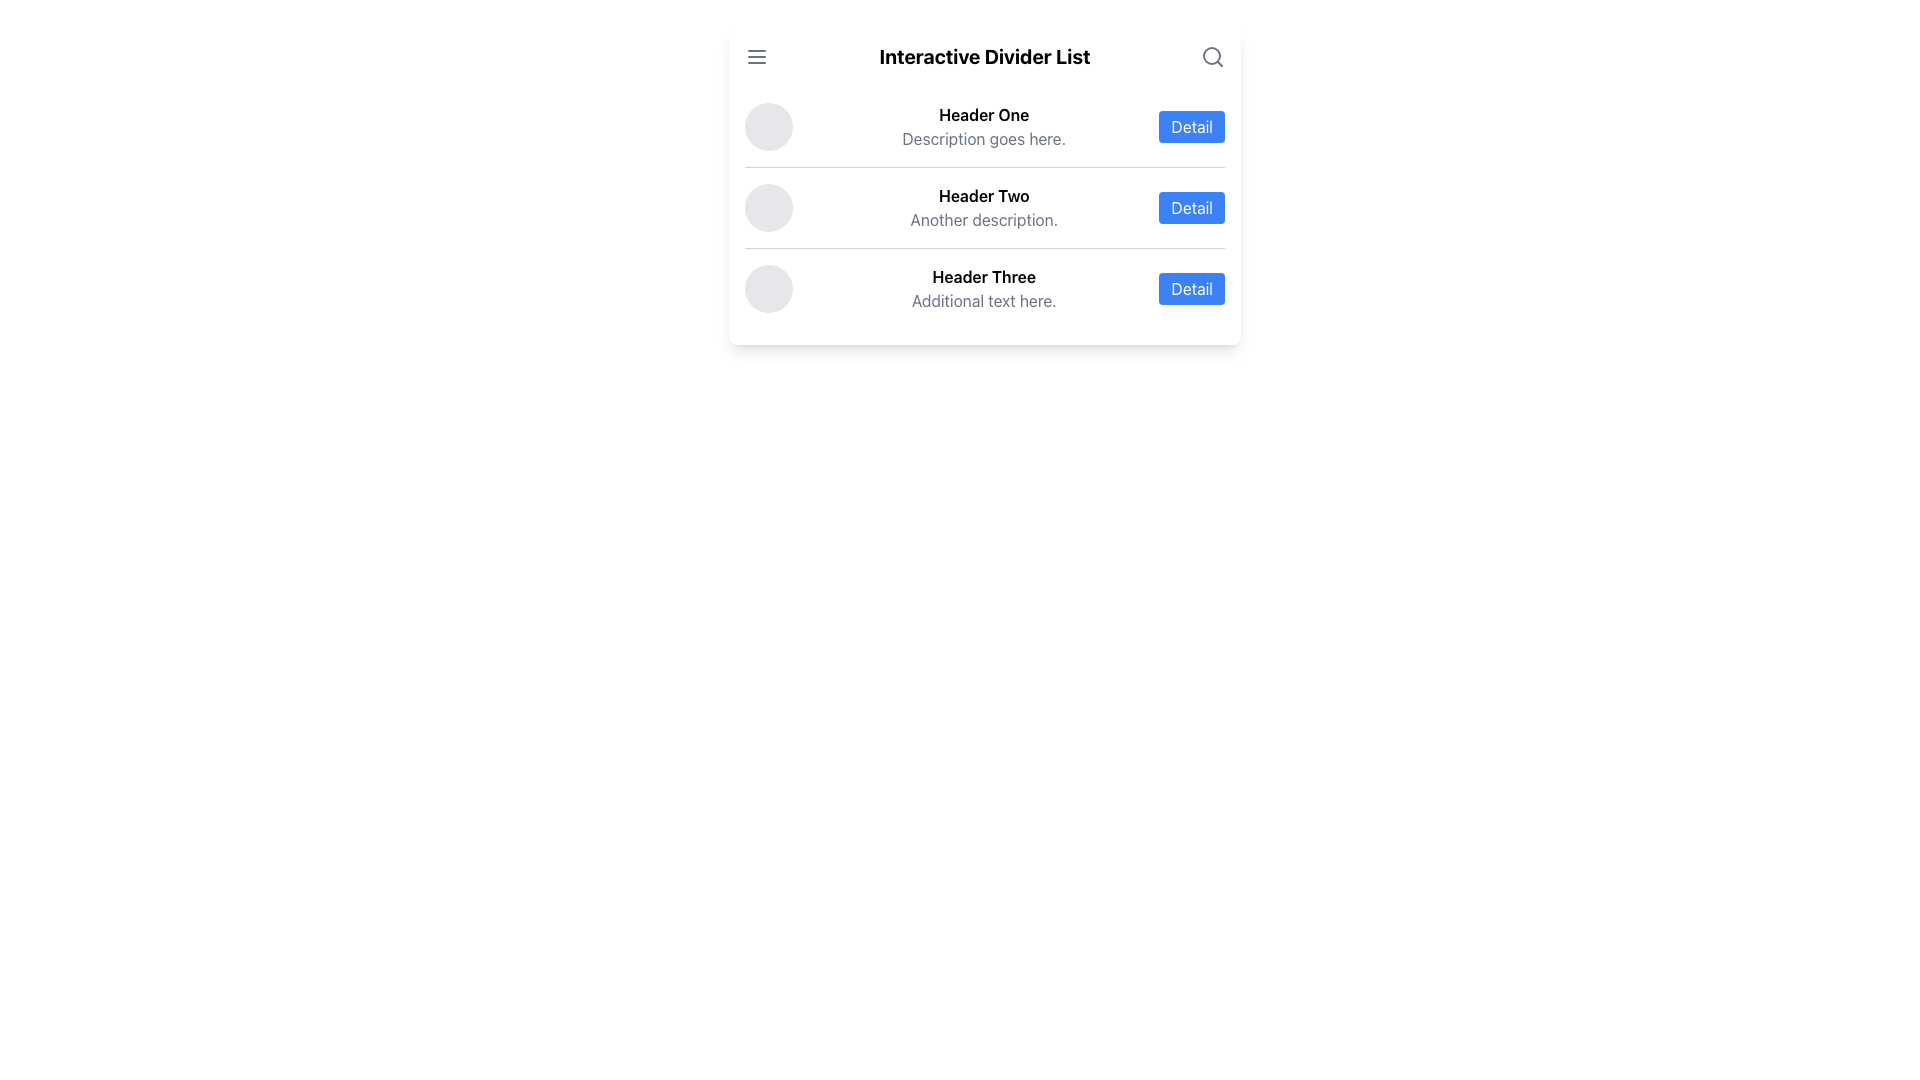 Image resolution: width=1920 pixels, height=1080 pixels. Describe the element at coordinates (984, 115) in the screenshot. I see `the Text Label which serves as the title or header for the associated list item, located above the text 'Description goes here.'` at that location.